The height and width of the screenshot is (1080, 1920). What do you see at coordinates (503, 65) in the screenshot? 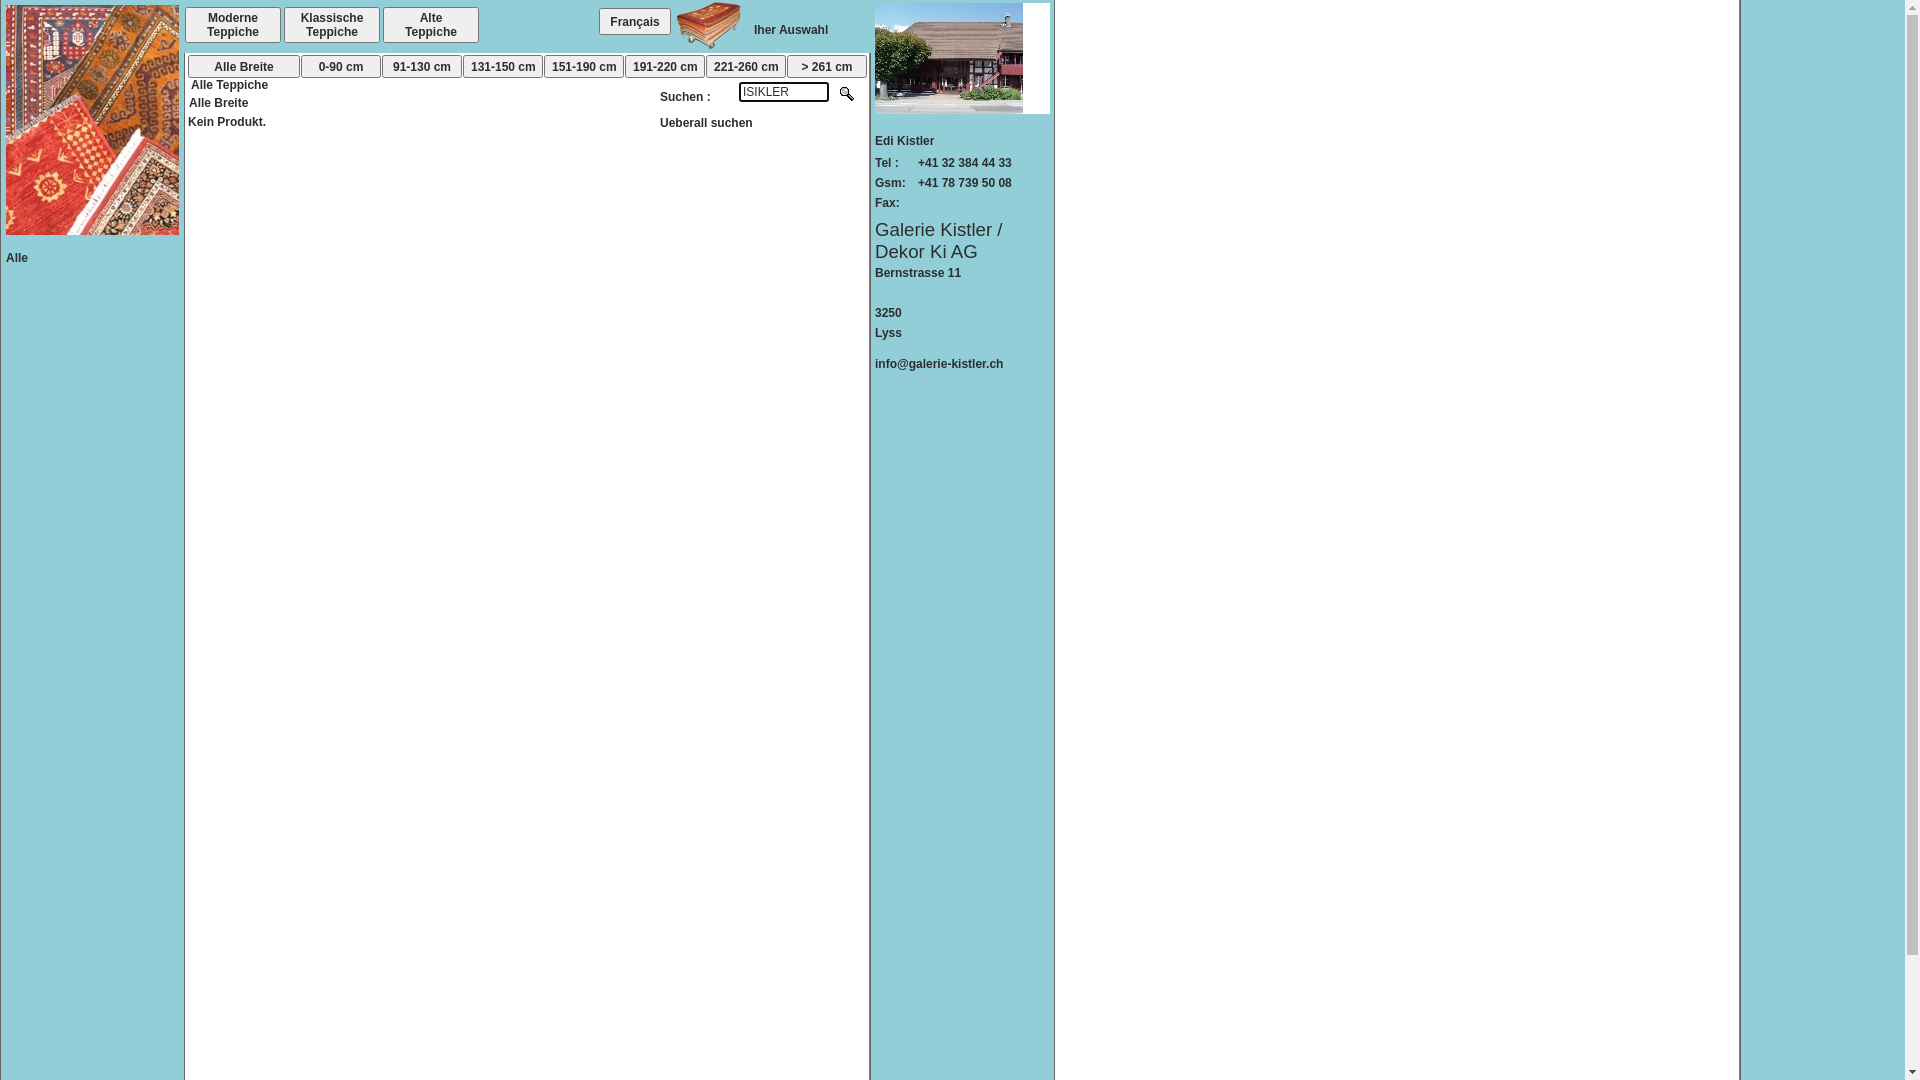
I see `'131-150 cm'` at bounding box center [503, 65].